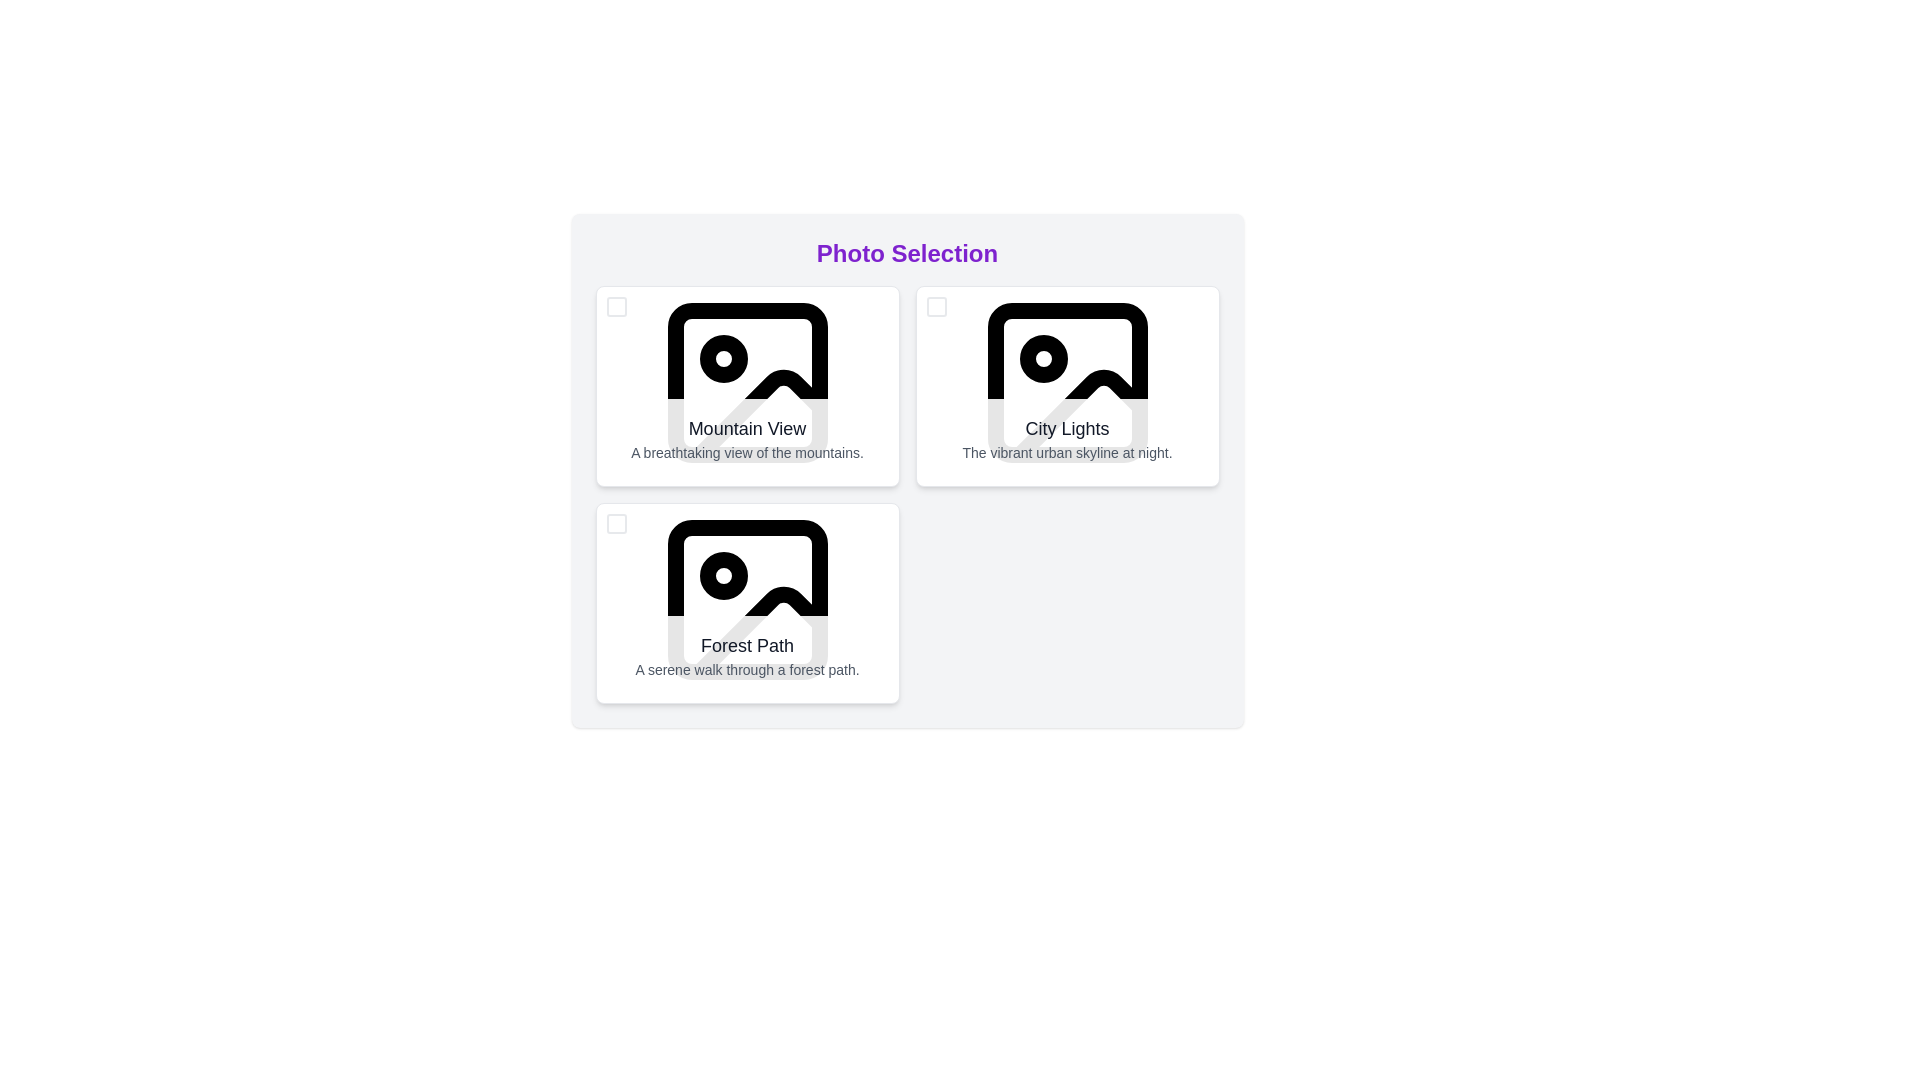 The height and width of the screenshot is (1080, 1920). I want to click on text 'City Lights' from the title label displayed in bold and large font at the top section of the selection card, located at the top-right corner of the grid of elements, so click(1066, 427).